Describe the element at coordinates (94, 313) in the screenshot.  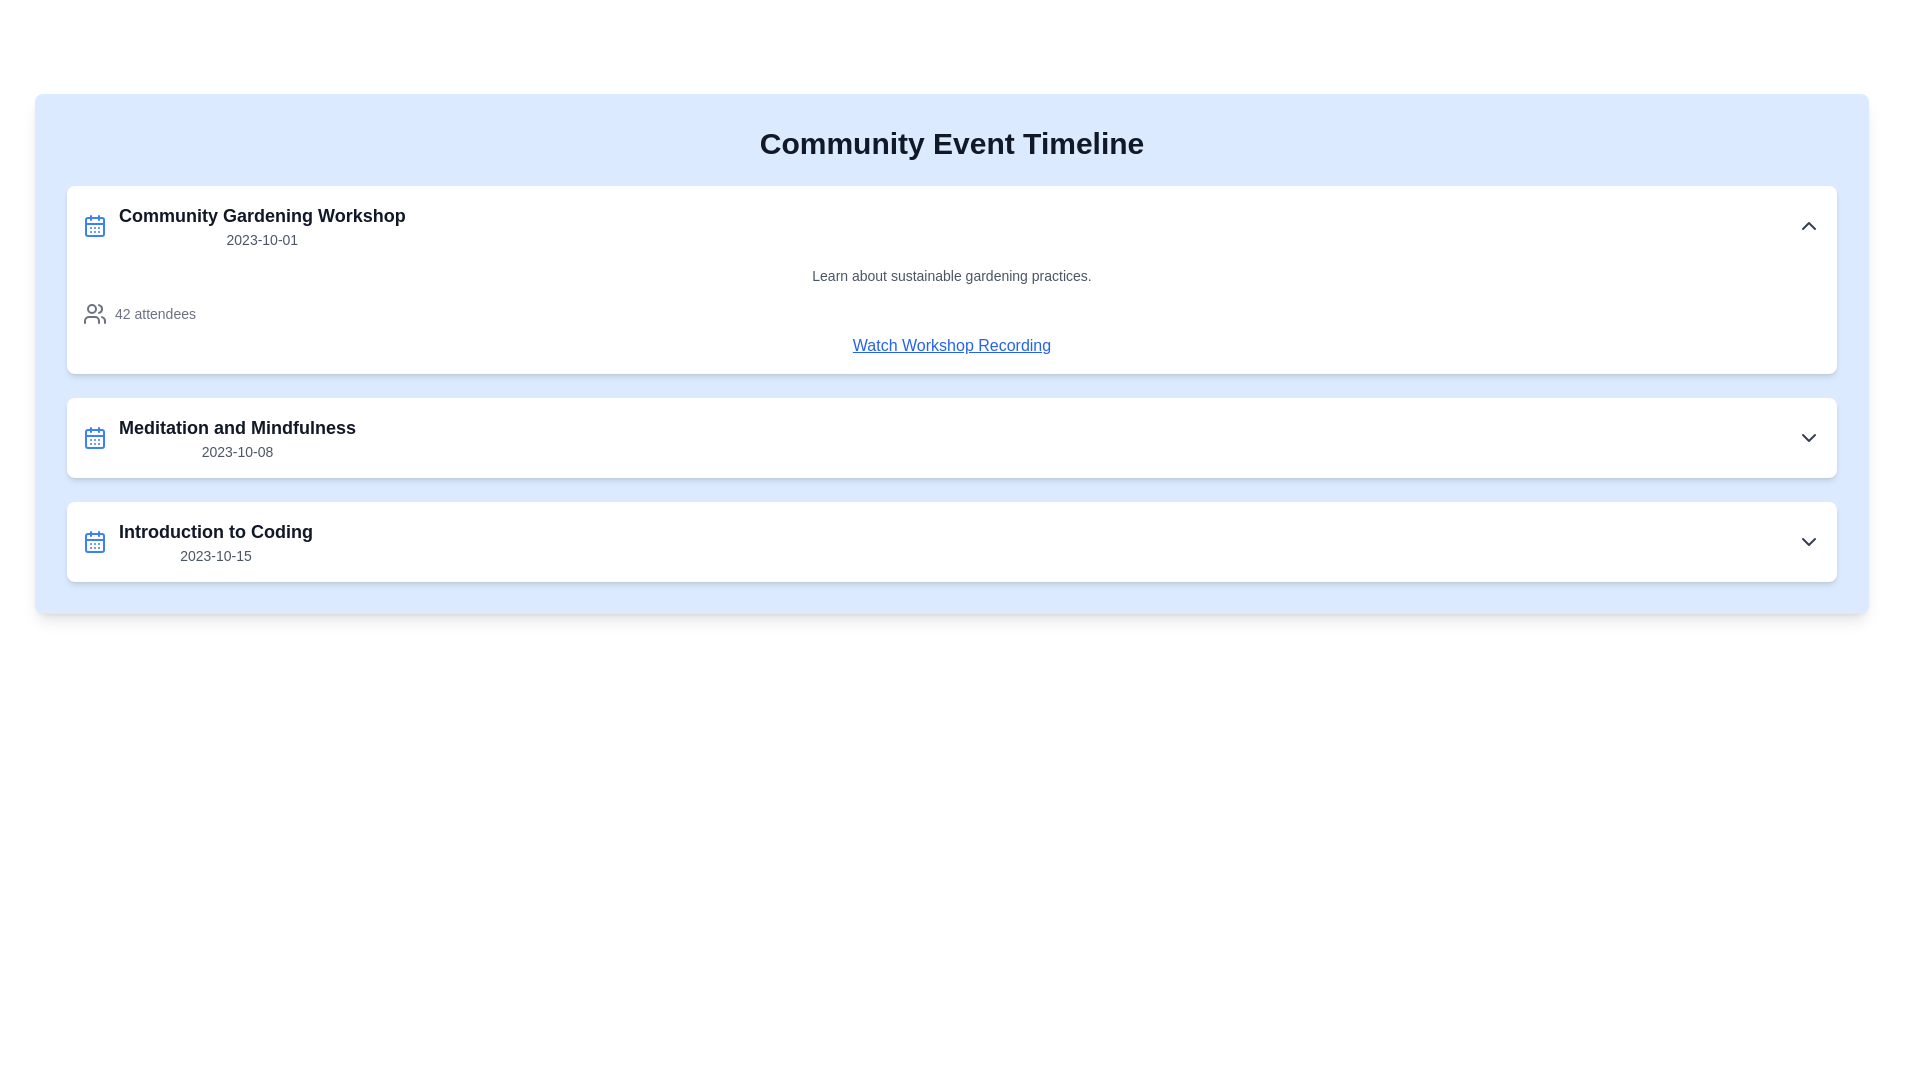
I see `the icon representing a group of people located to the left of the '42 attendees' text in the 'Community Gardening Workshop' section` at that location.